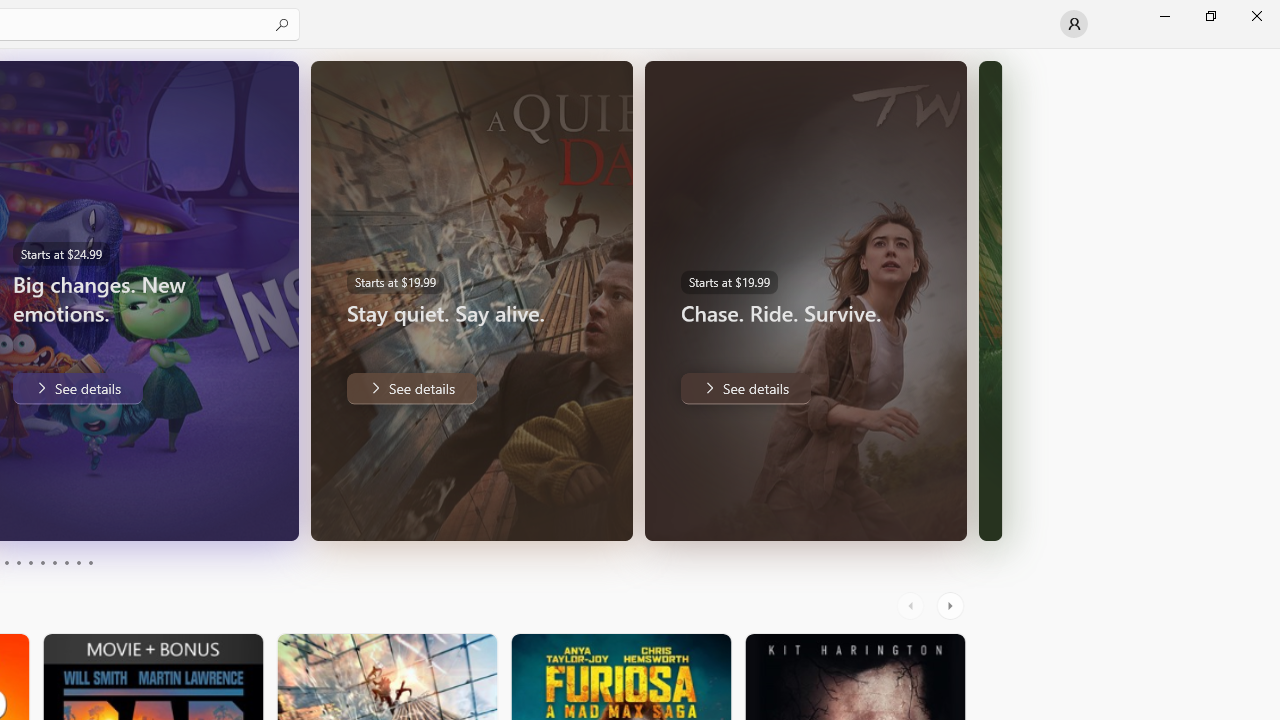 Image resolution: width=1280 pixels, height=720 pixels. What do you see at coordinates (1072, 24) in the screenshot?
I see `'User profile'` at bounding box center [1072, 24].